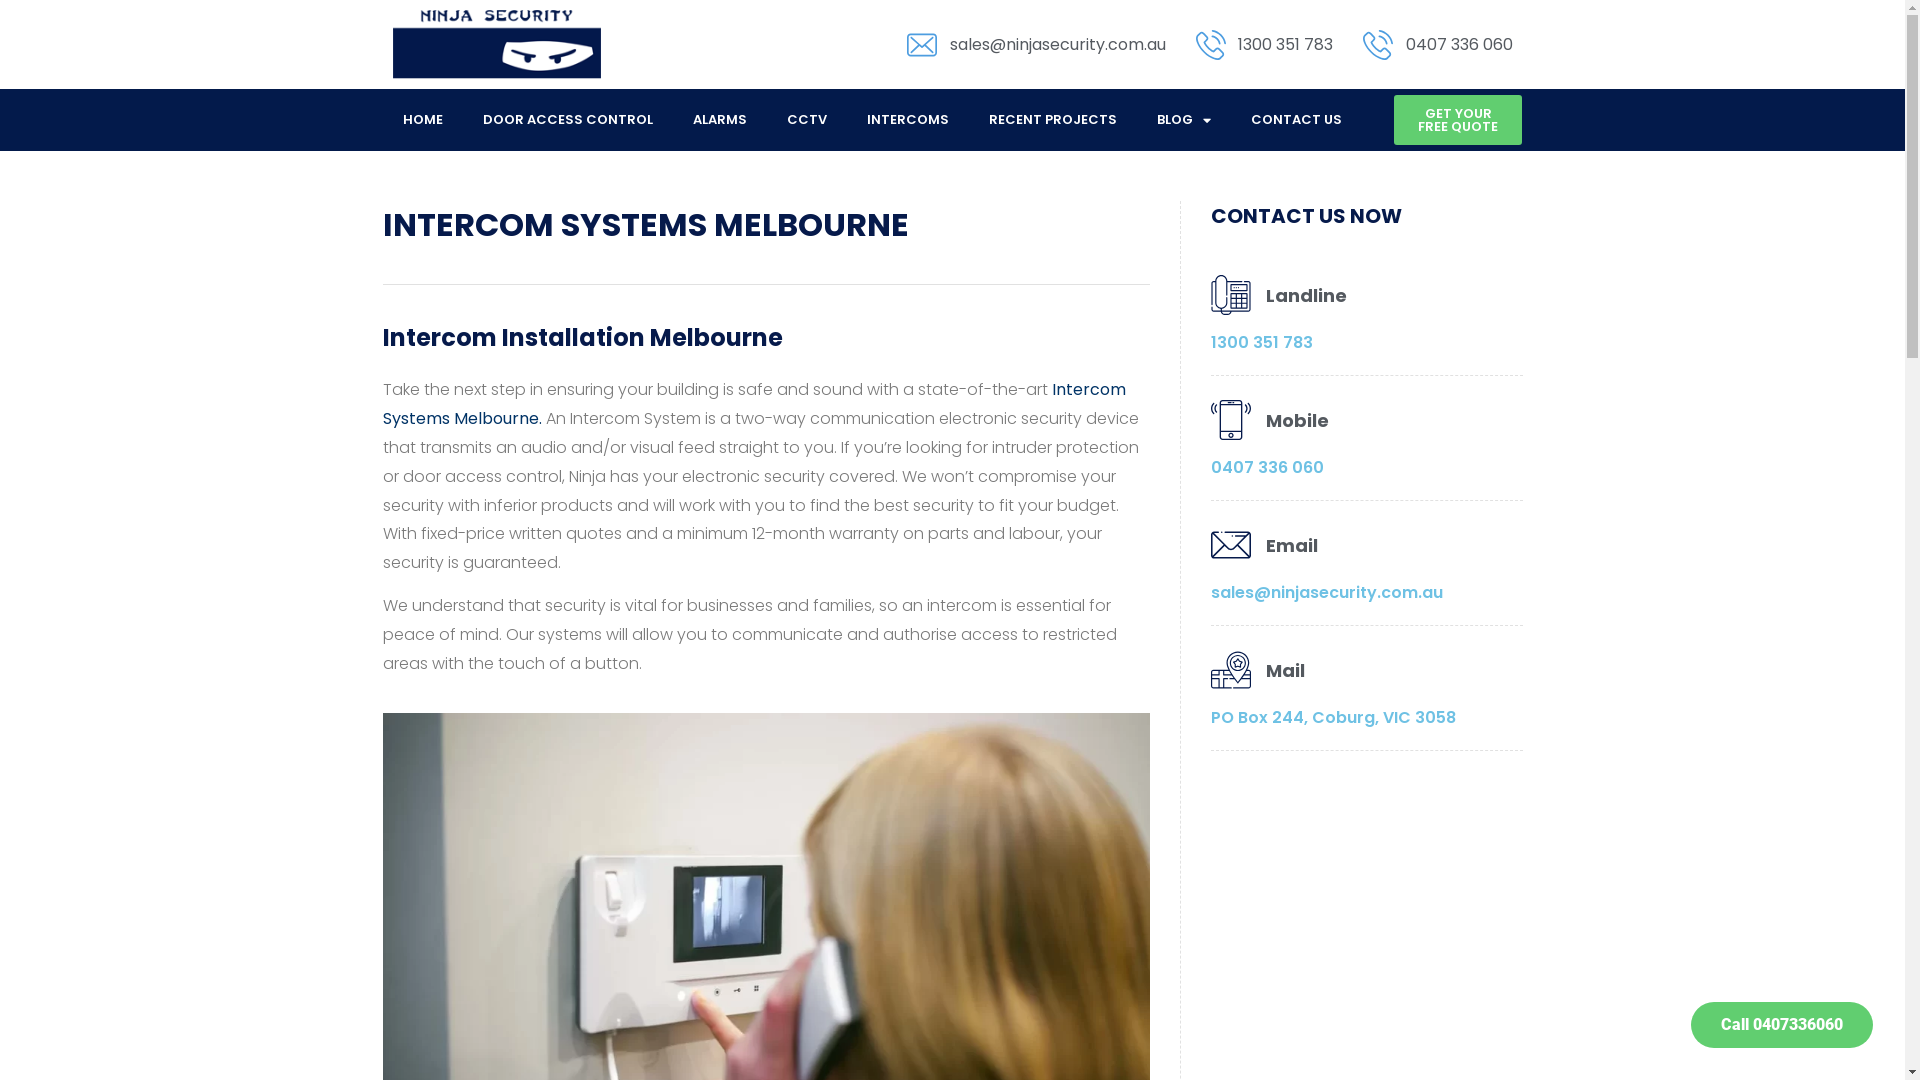 This screenshot has height=1080, width=1920. I want to click on 'sales@ninjasecurity.com.au', so click(1208, 591).